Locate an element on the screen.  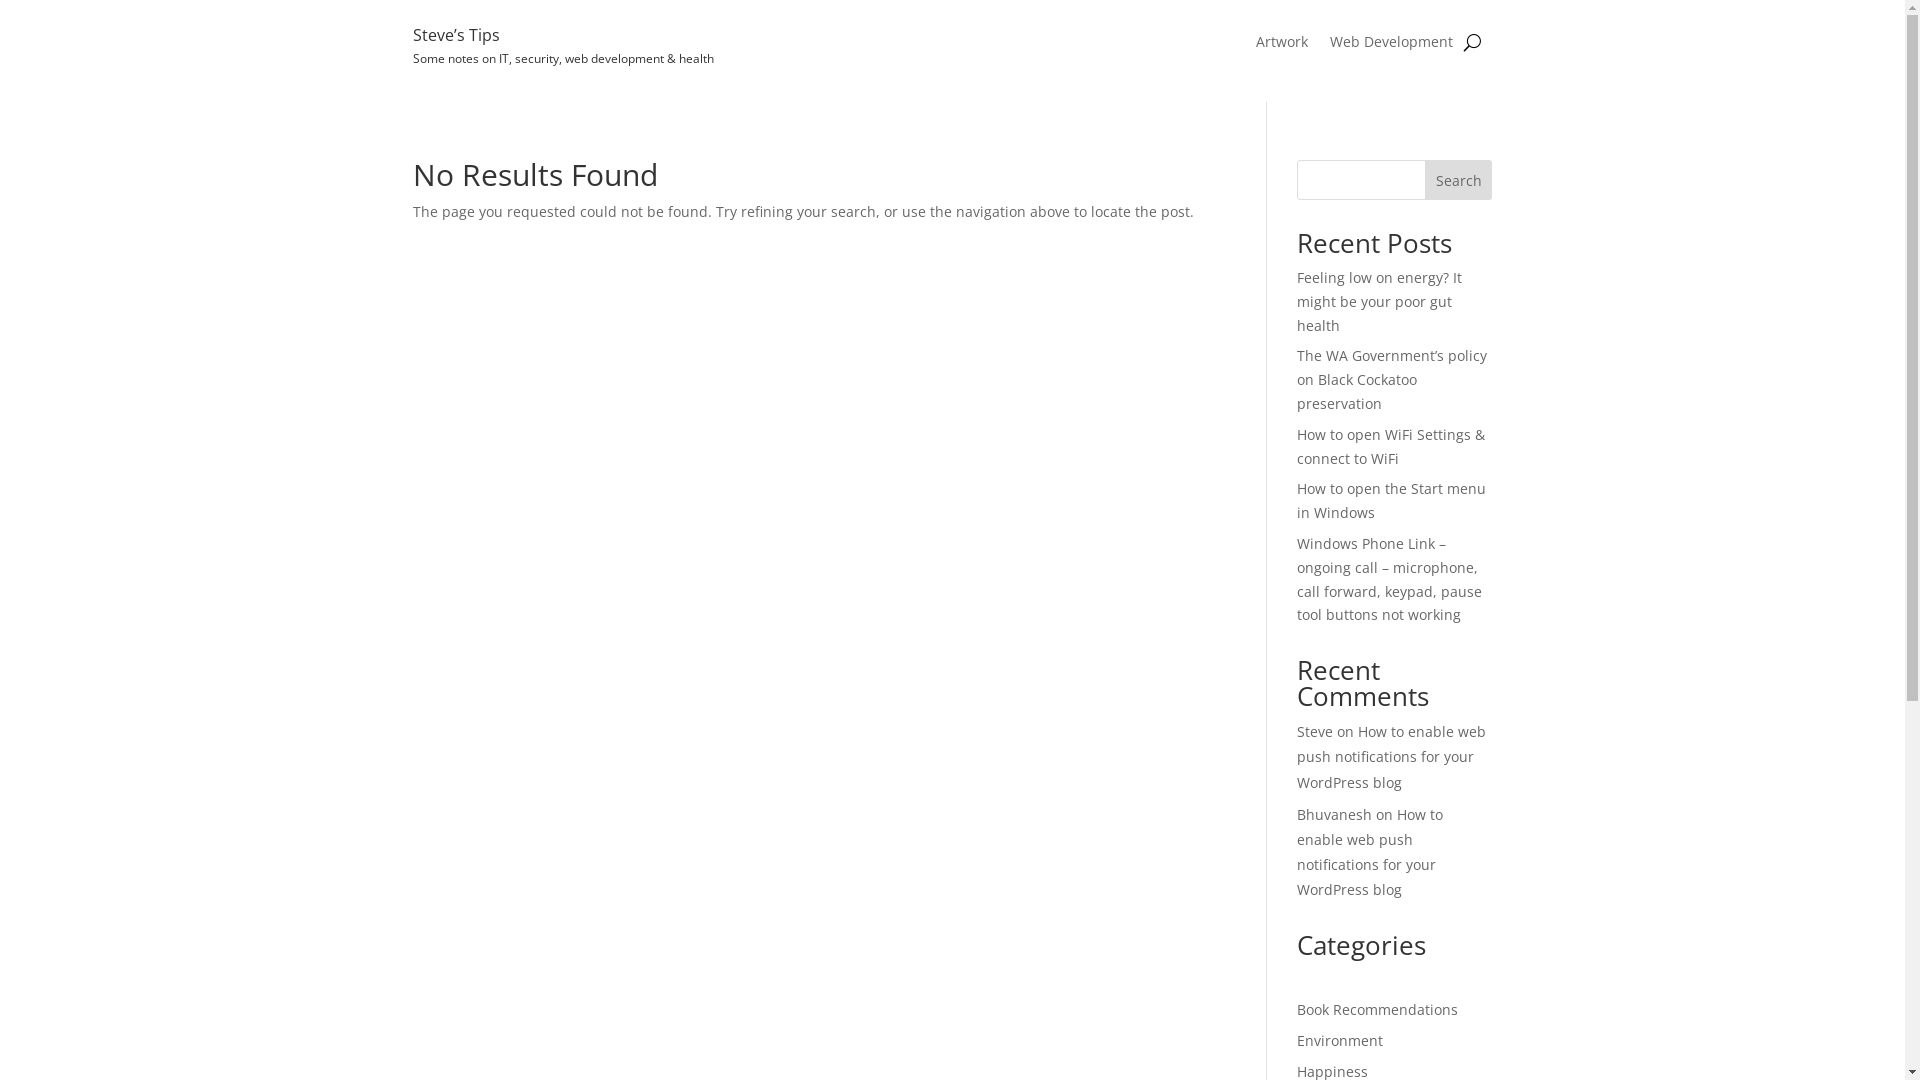
'Steve' is located at coordinates (1315, 731).